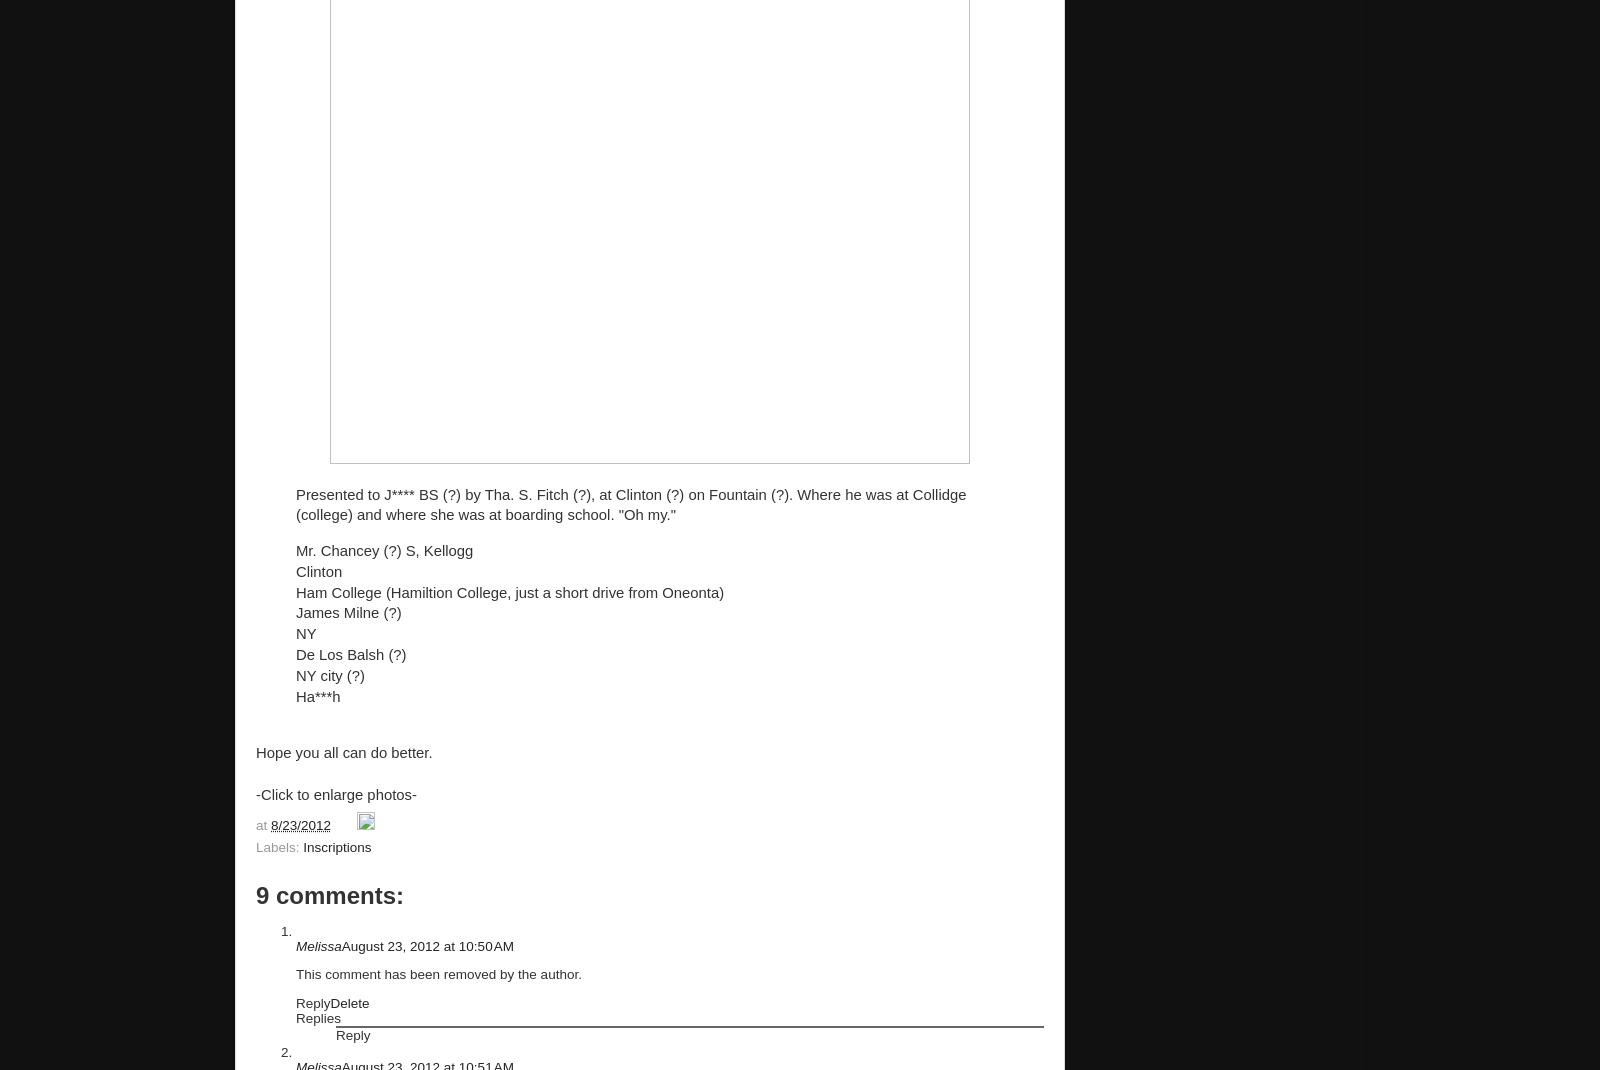 This screenshot has height=1070, width=1600. Describe the element at coordinates (317, 696) in the screenshot. I see `'Ha***h'` at that location.